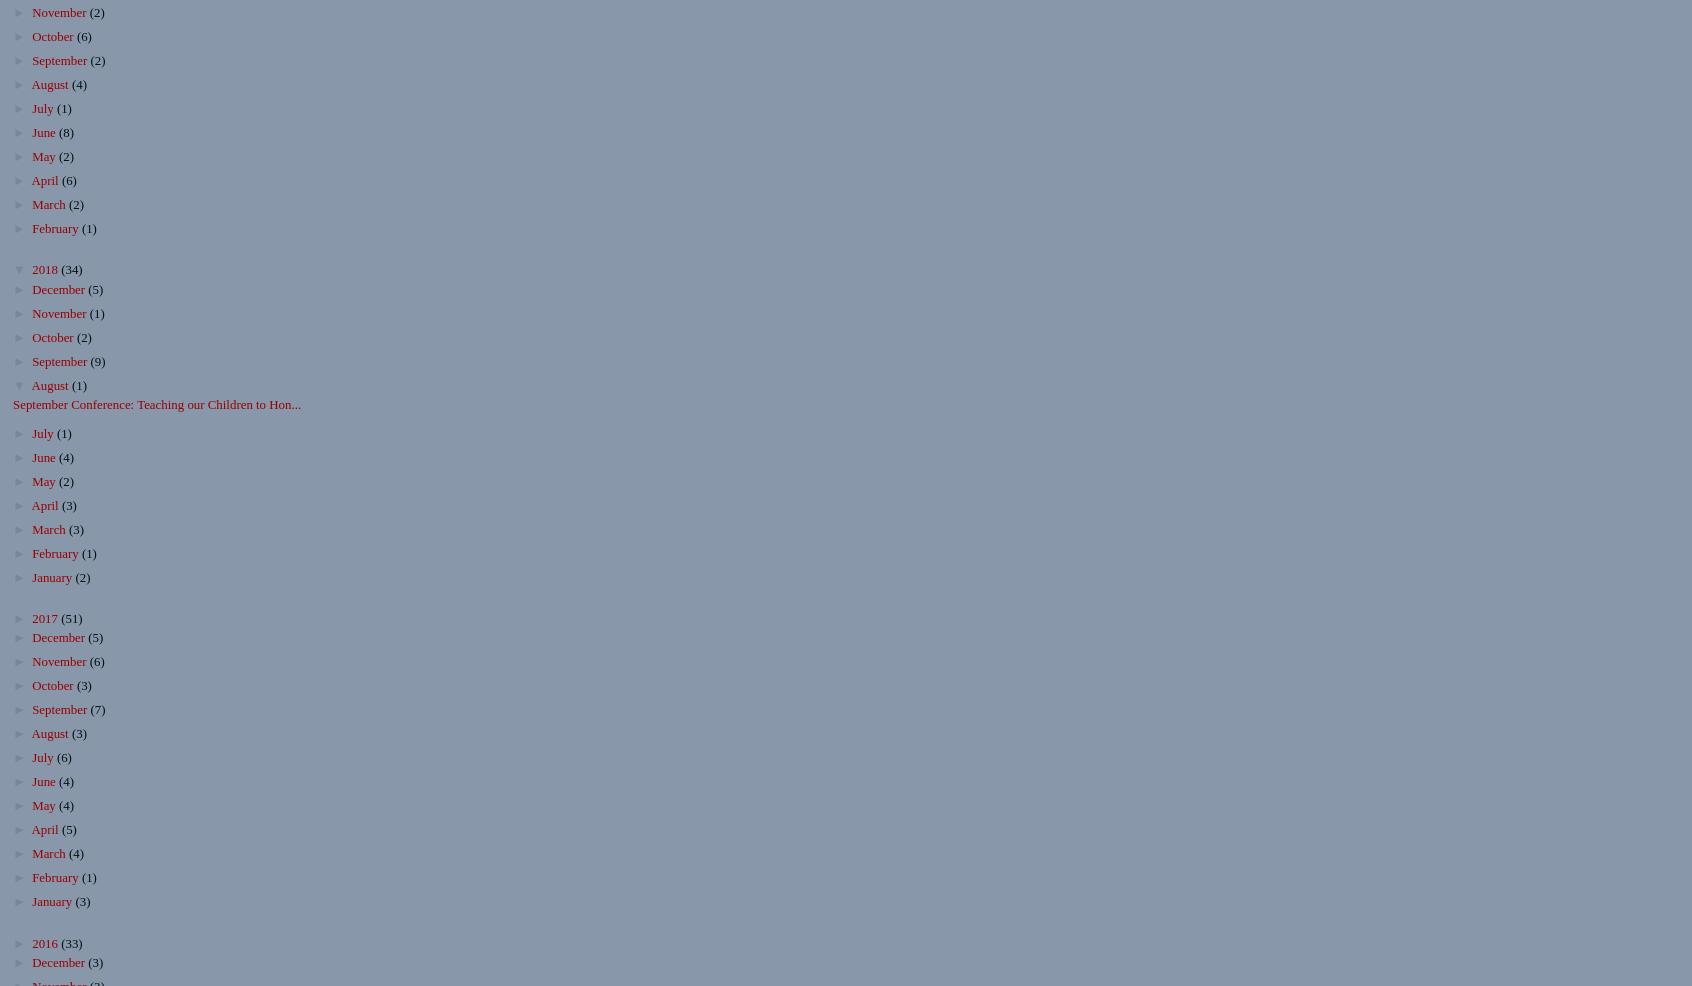 The height and width of the screenshot is (986, 1692). I want to click on '2017', so click(45, 618).